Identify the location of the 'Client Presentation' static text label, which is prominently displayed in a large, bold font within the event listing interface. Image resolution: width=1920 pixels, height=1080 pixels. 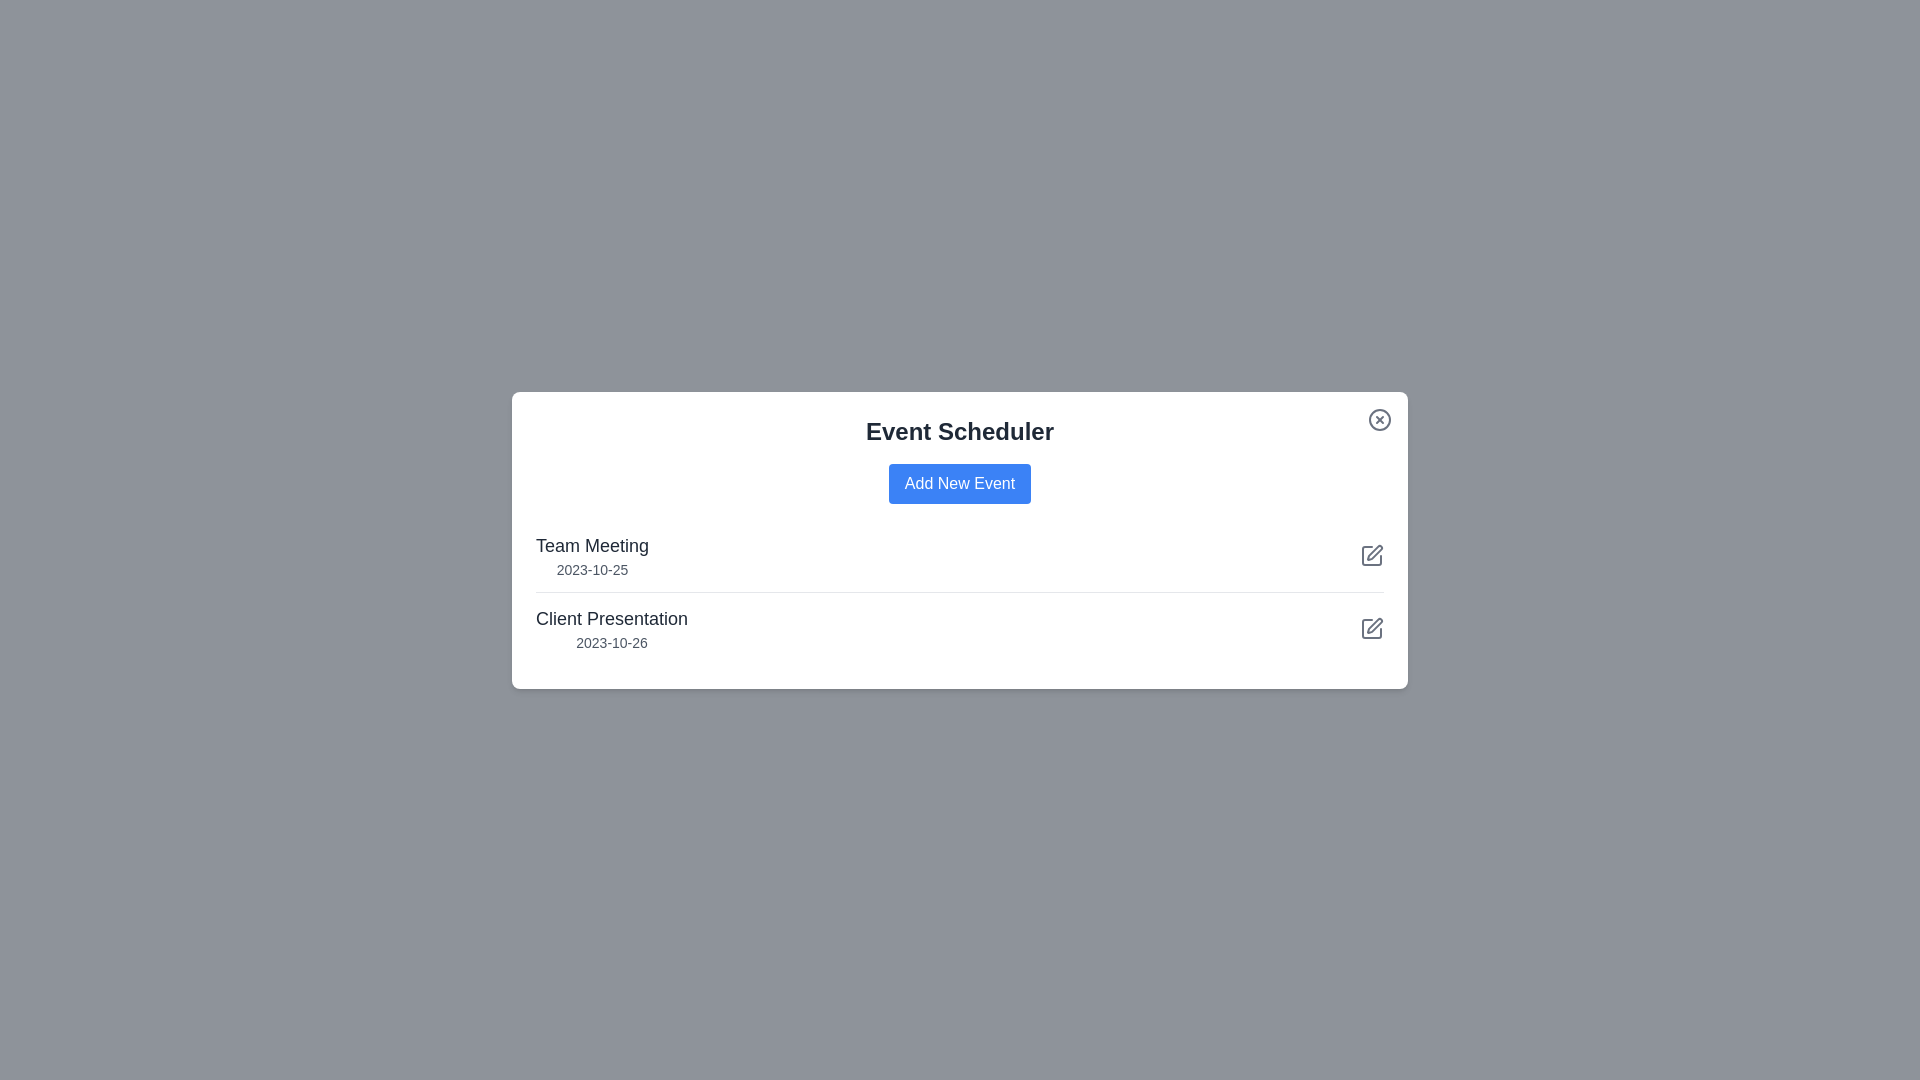
(611, 617).